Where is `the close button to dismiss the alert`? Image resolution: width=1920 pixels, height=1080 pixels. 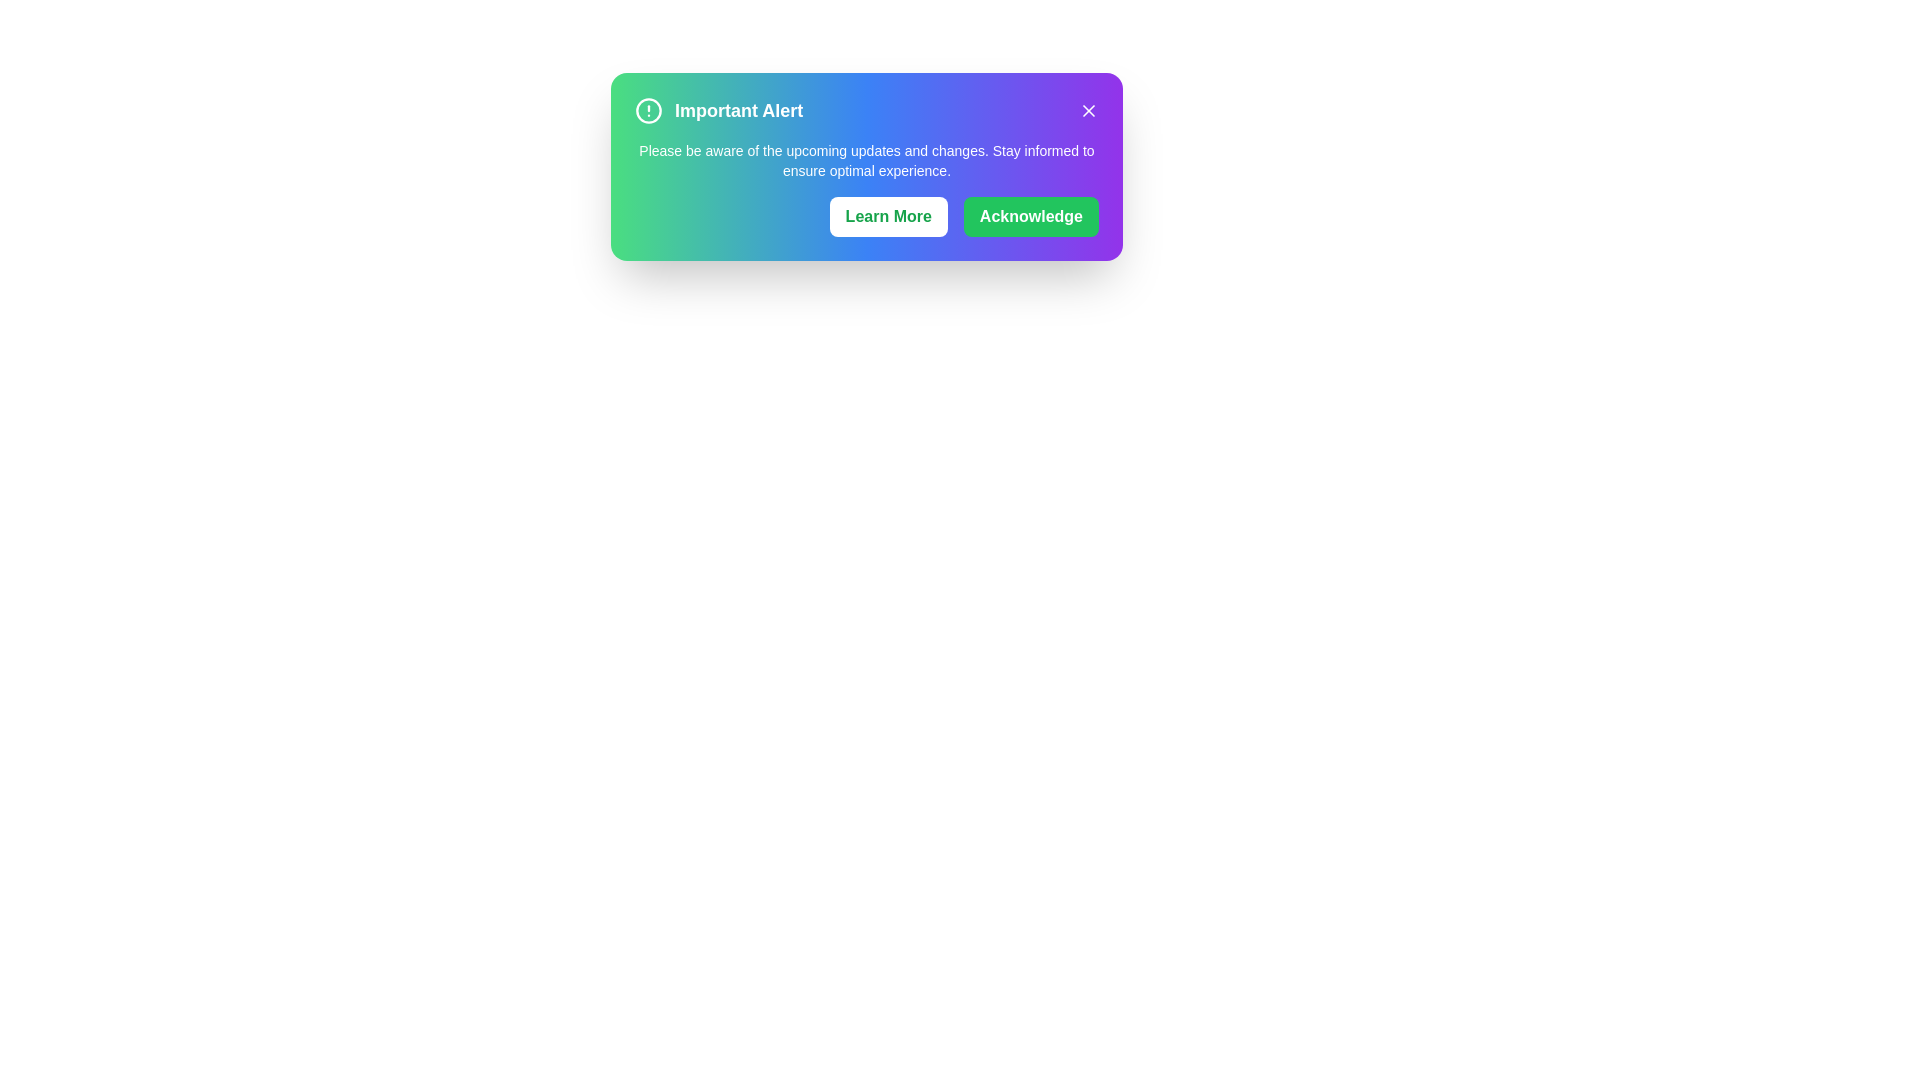 the close button to dismiss the alert is located at coordinates (1088, 111).